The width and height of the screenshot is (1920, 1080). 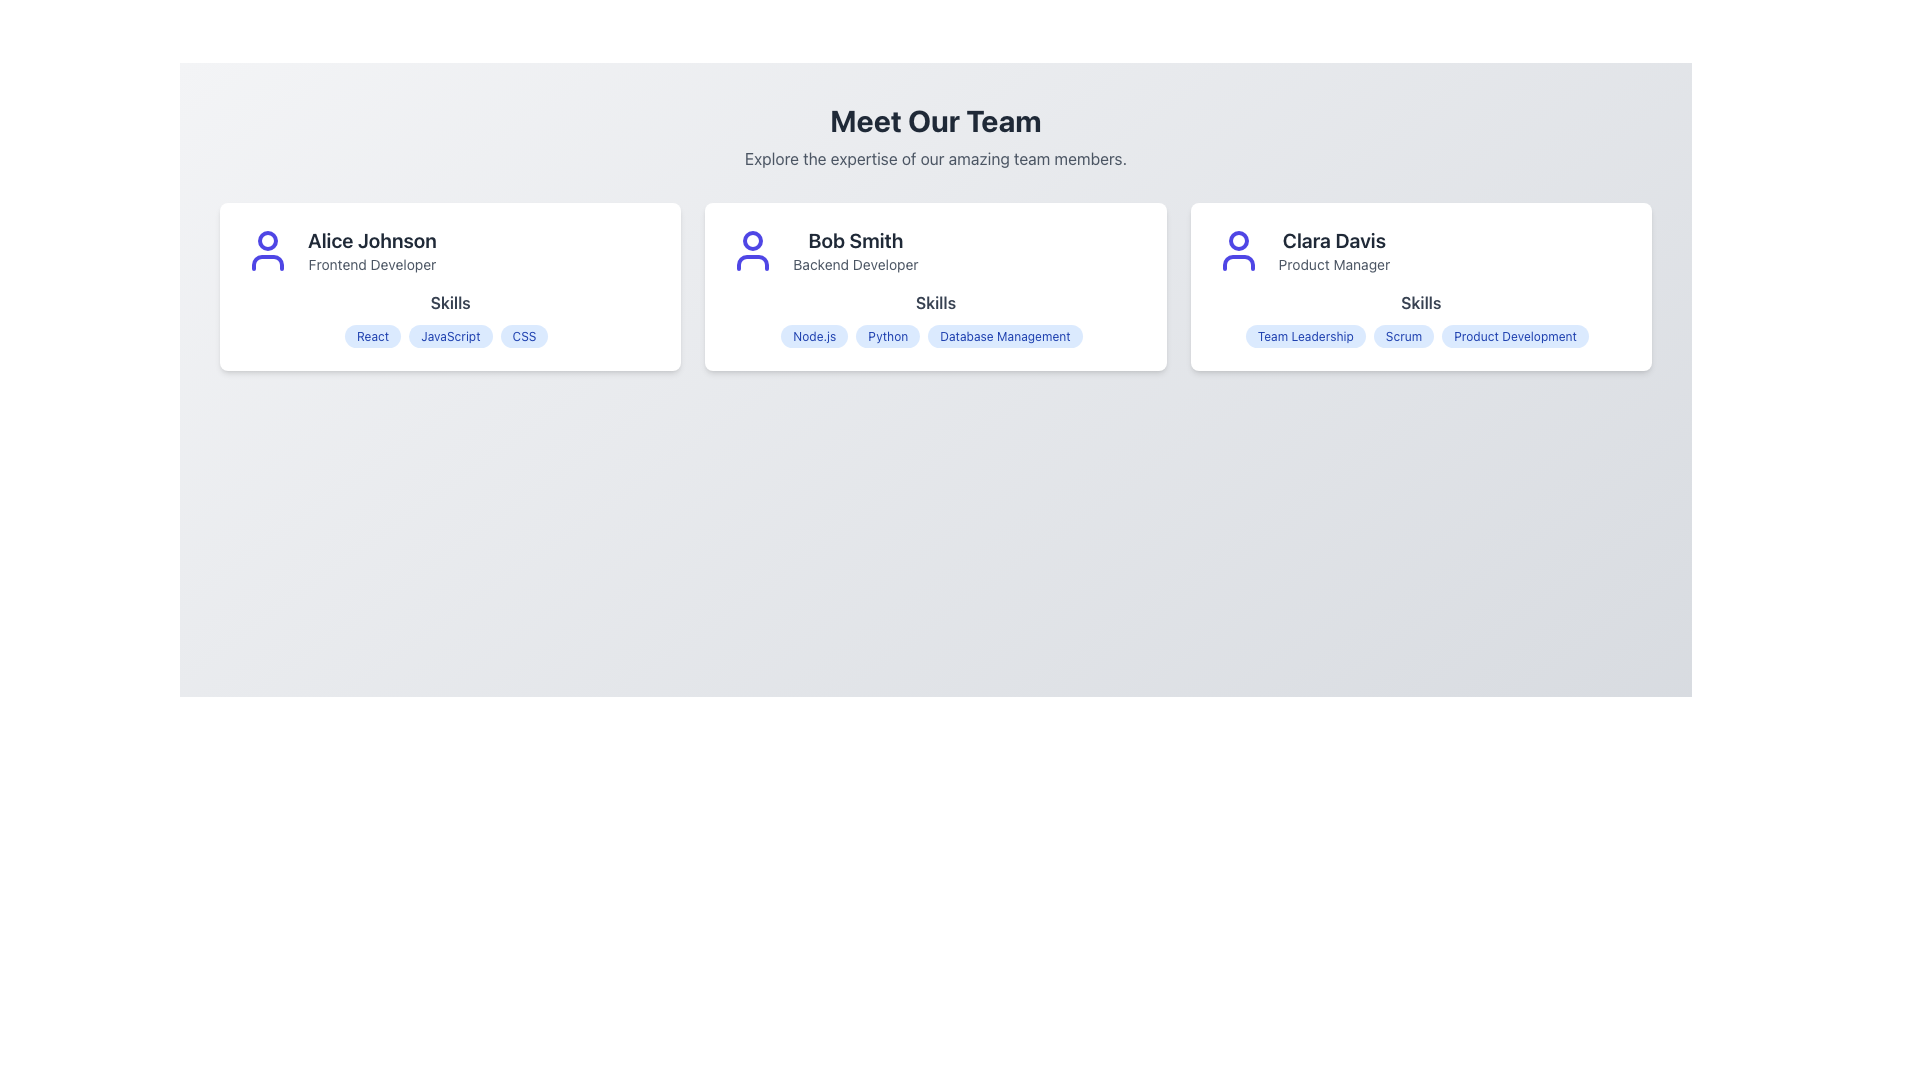 What do you see at coordinates (935, 303) in the screenshot?
I see `the 'Skills' text label, which is styled with a bold font and dark gray color, located within the card labeled 'Bob Smith'` at bounding box center [935, 303].